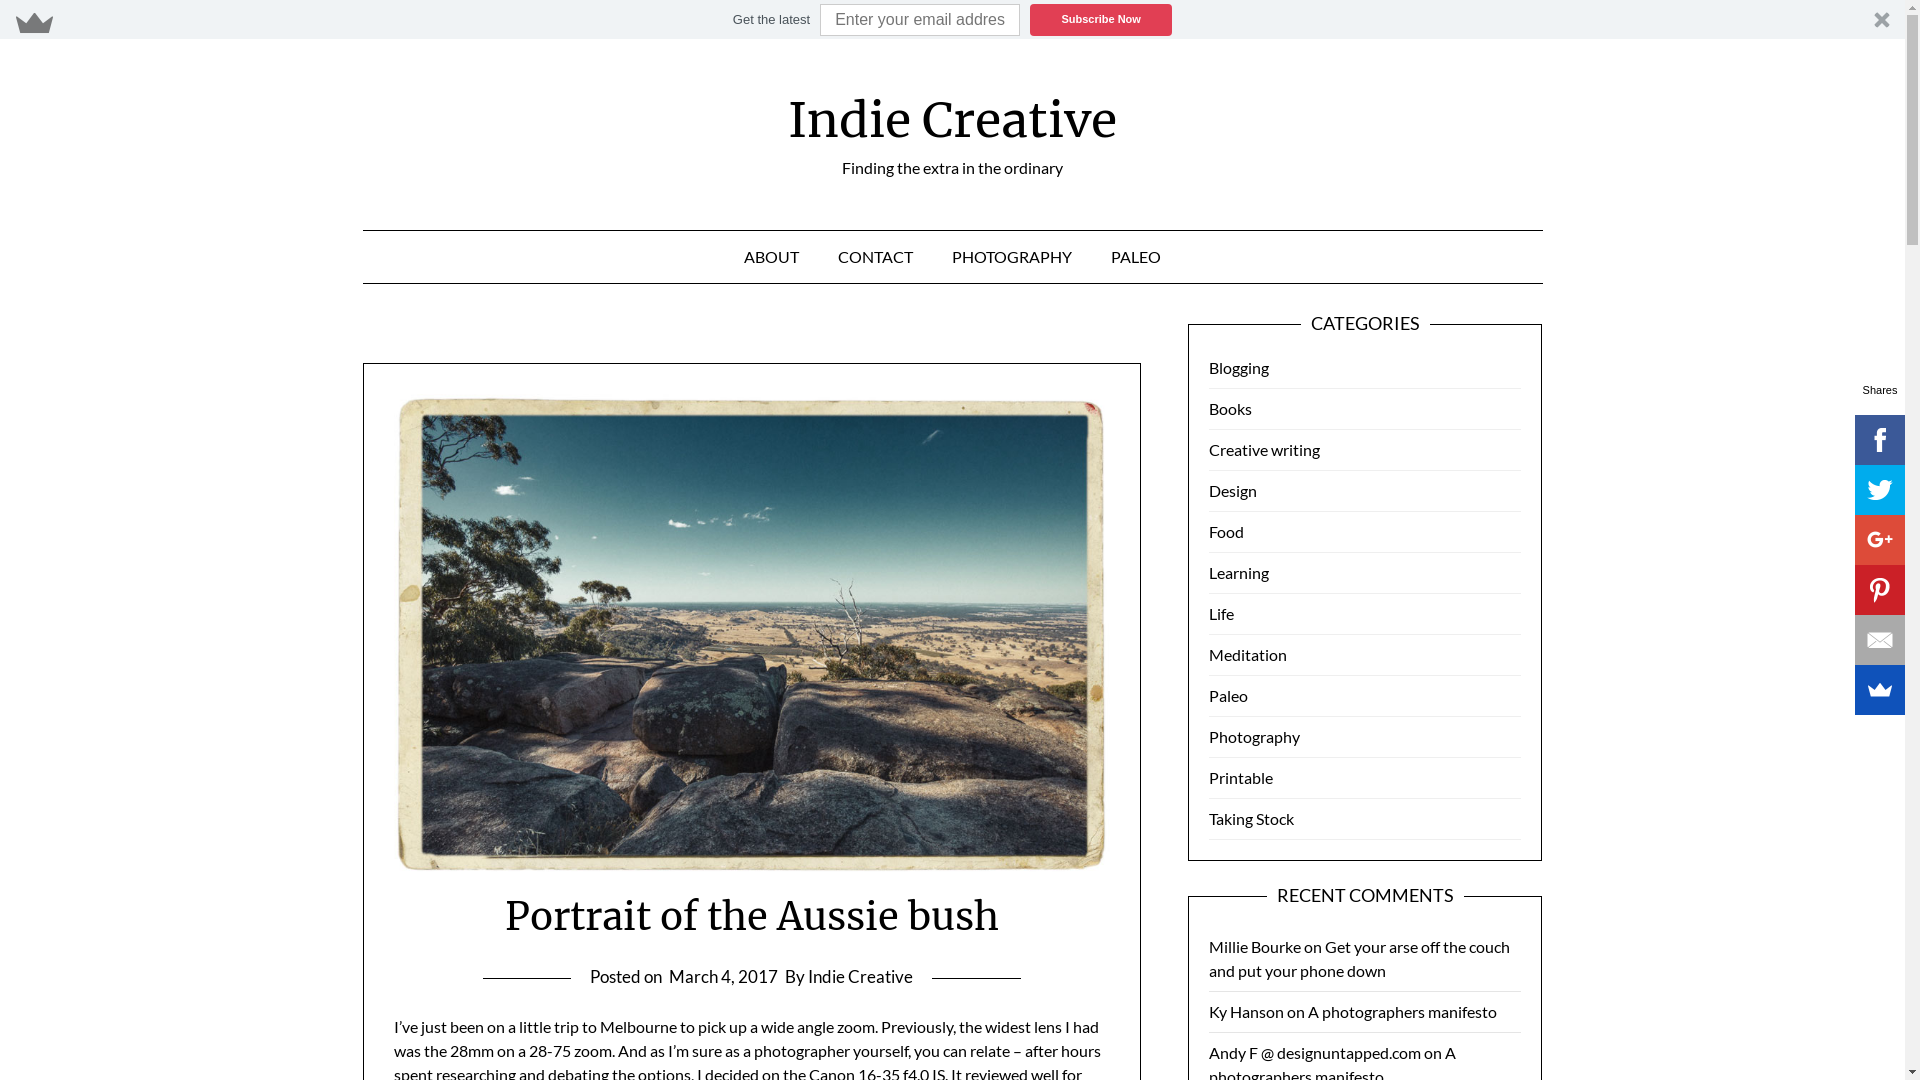  What do you see at coordinates (1237, 572) in the screenshot?
I see `'Learning'` at bounding box center [1237, 572].